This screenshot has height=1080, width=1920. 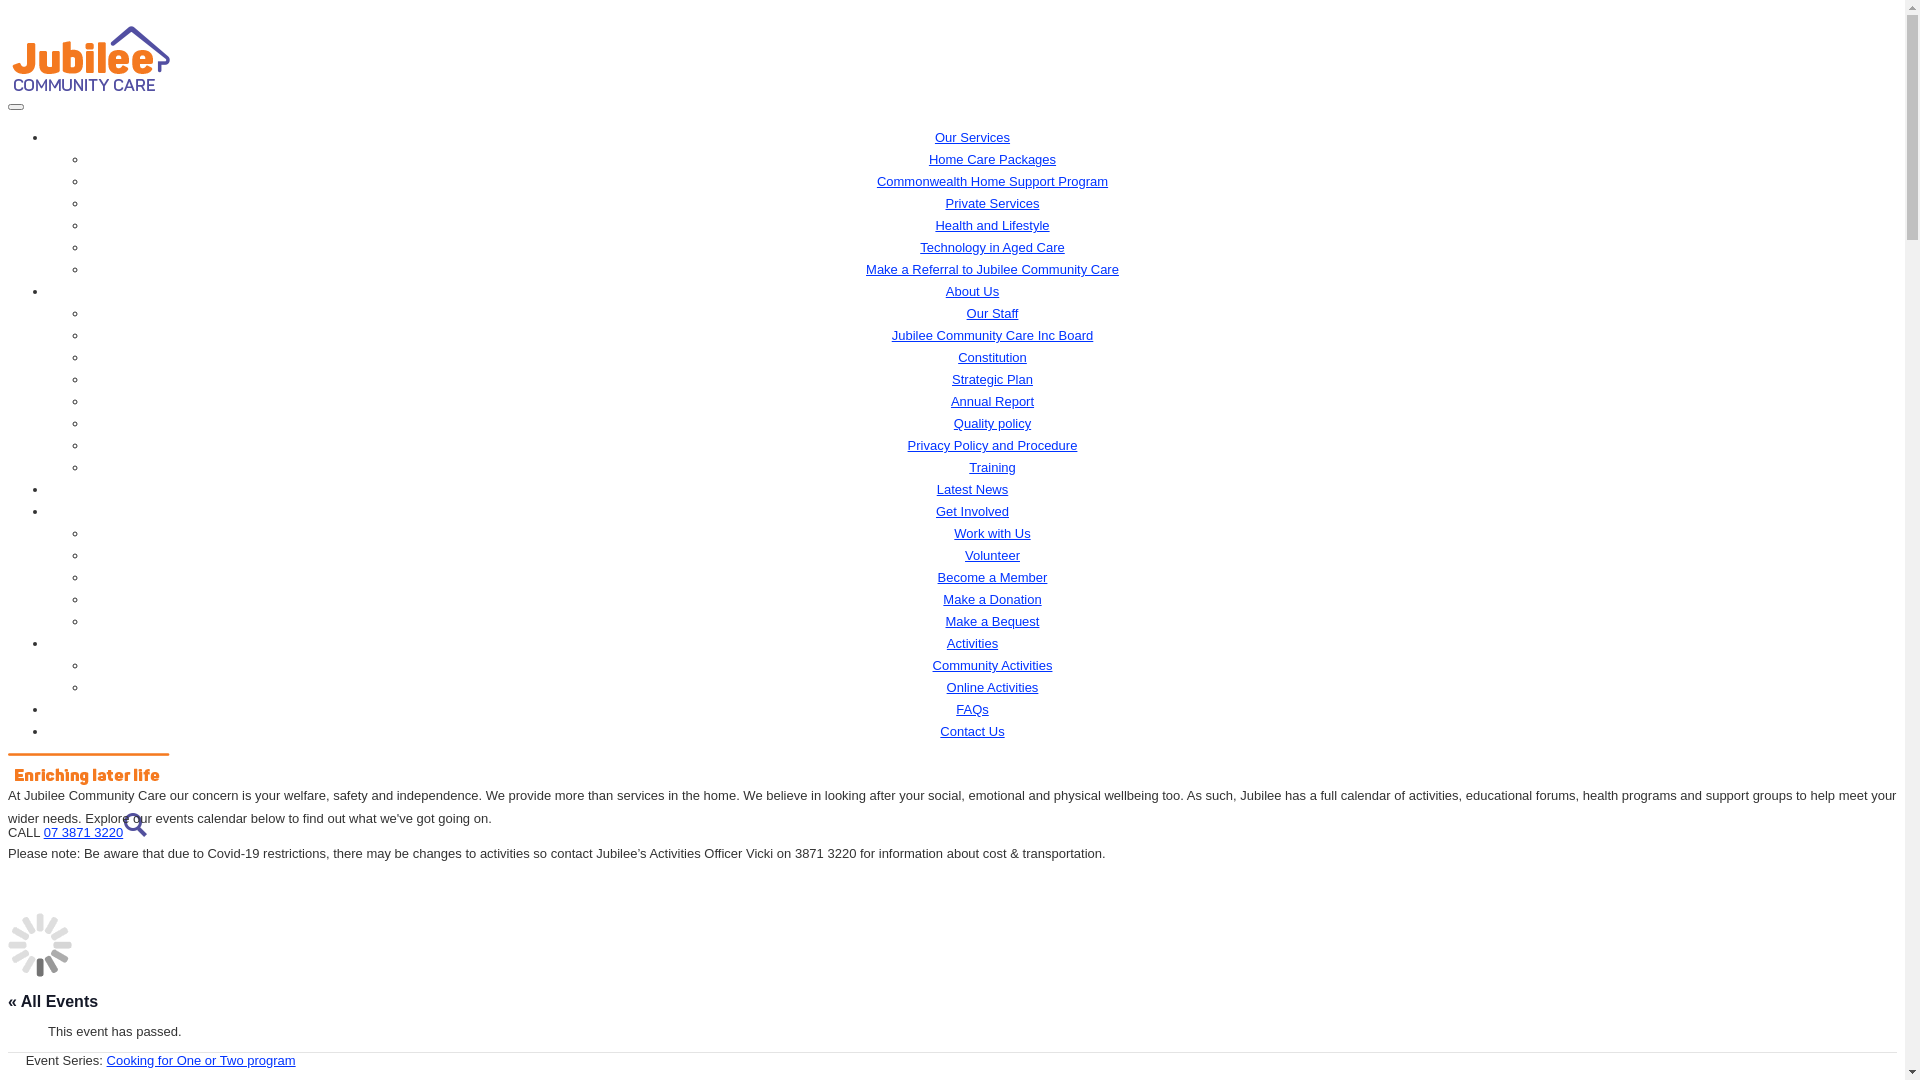 What do you see at coordinates (993, 577) in the screenshot?
I see `'Become a Member'` at bounding box center [993, 577].